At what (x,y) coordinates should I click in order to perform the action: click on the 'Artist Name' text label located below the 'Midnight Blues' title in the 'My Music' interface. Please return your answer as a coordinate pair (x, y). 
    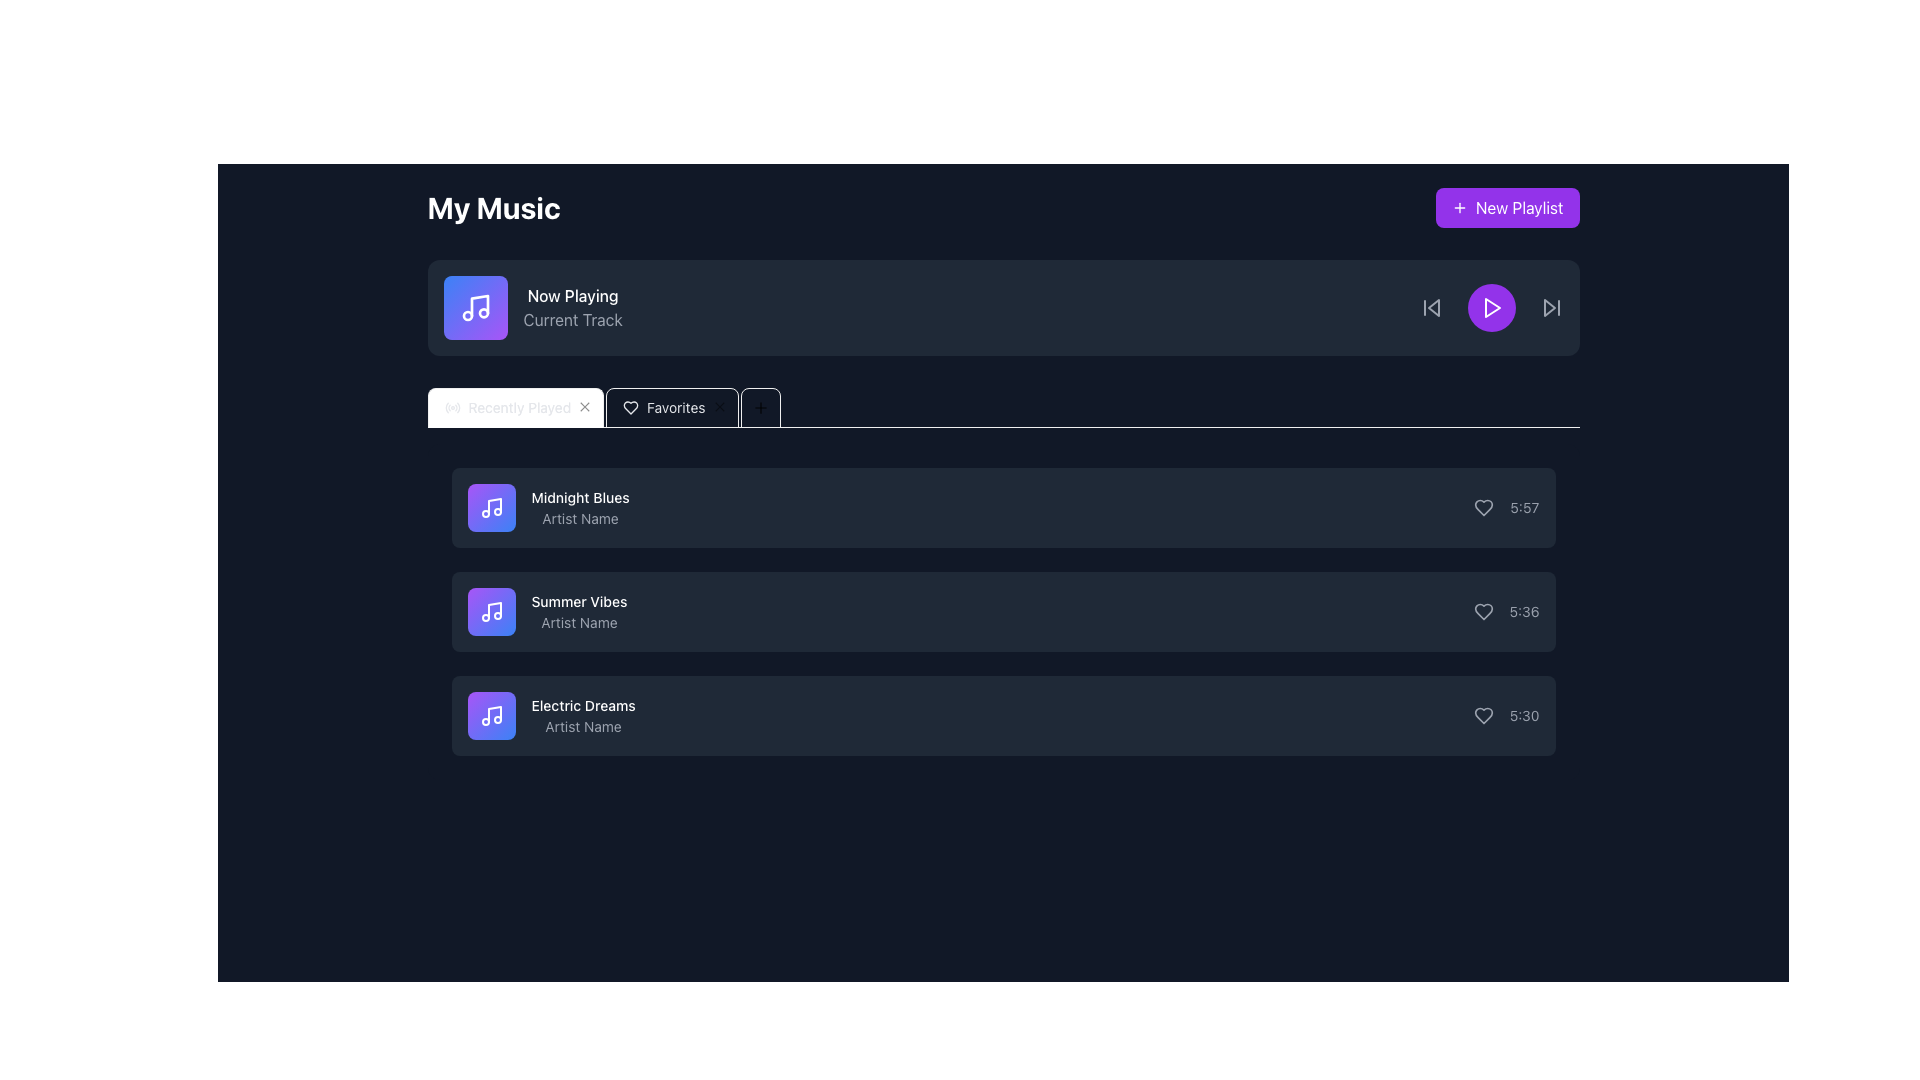
    Looking at the image, I should click on (579, 518).